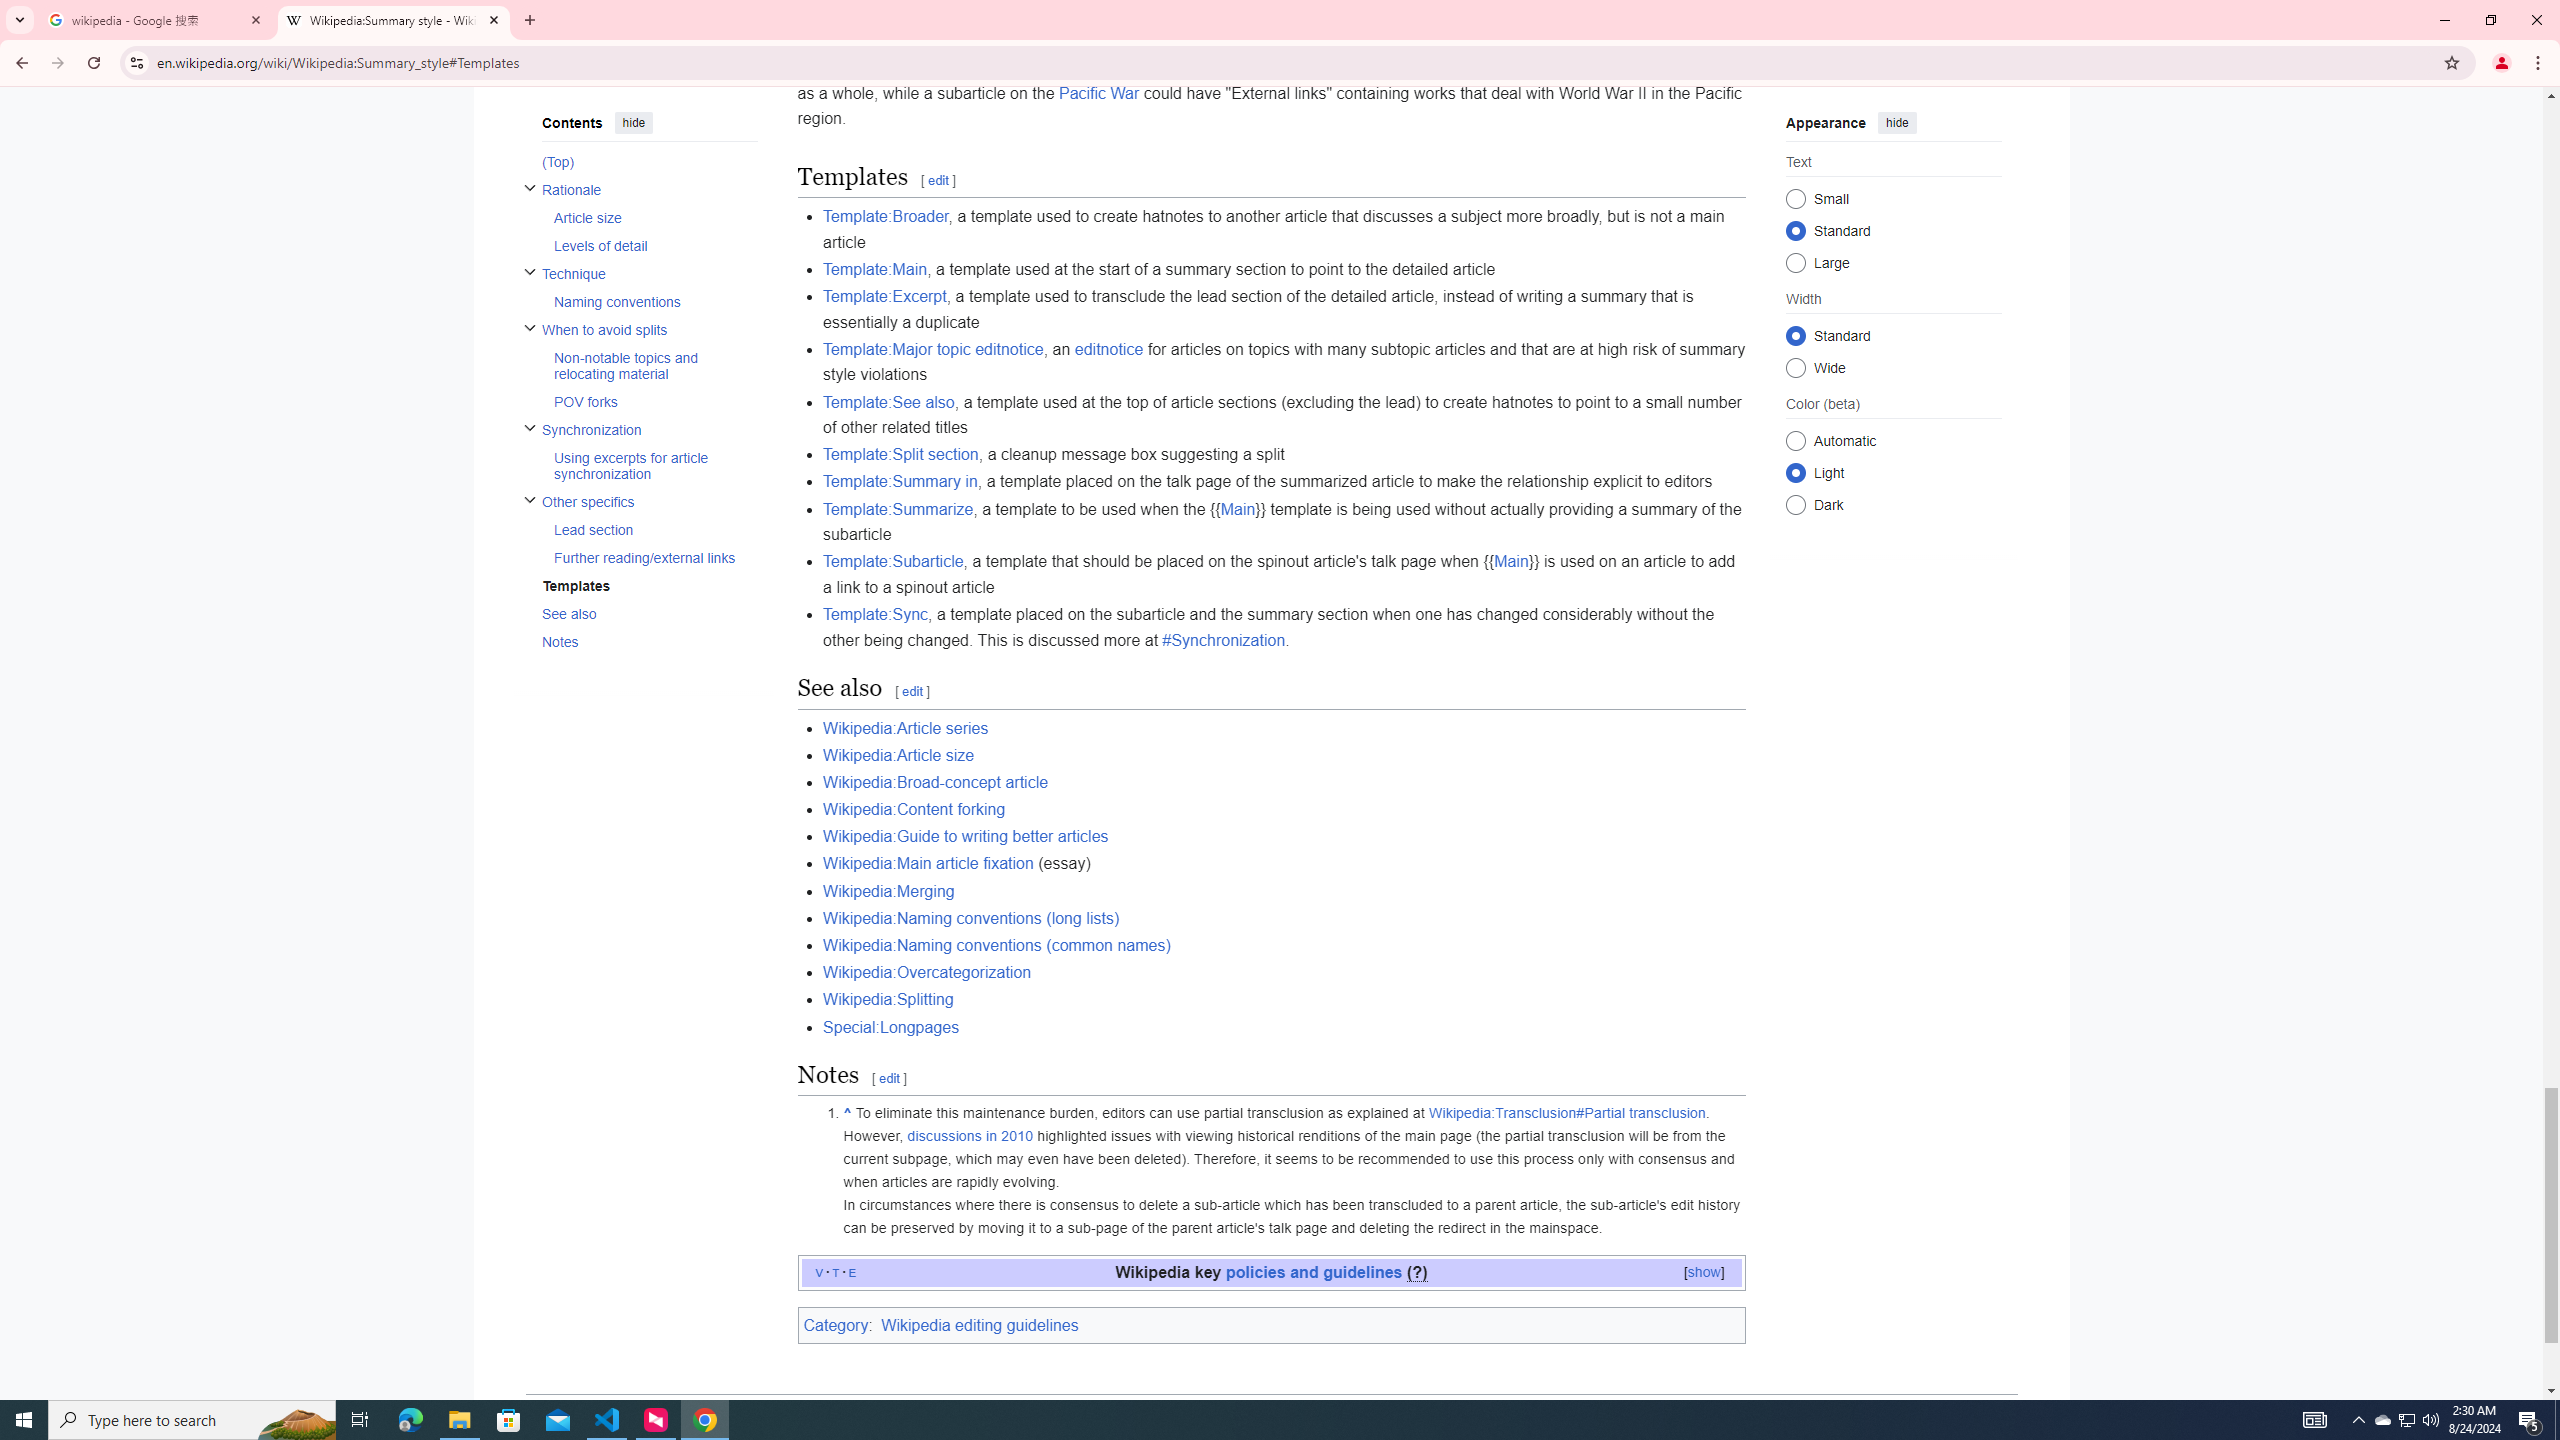  What do you see at coordinates (655, 556) in the screenshot?
I see `'Further reading/external links'` at bounding box center [655, 556].